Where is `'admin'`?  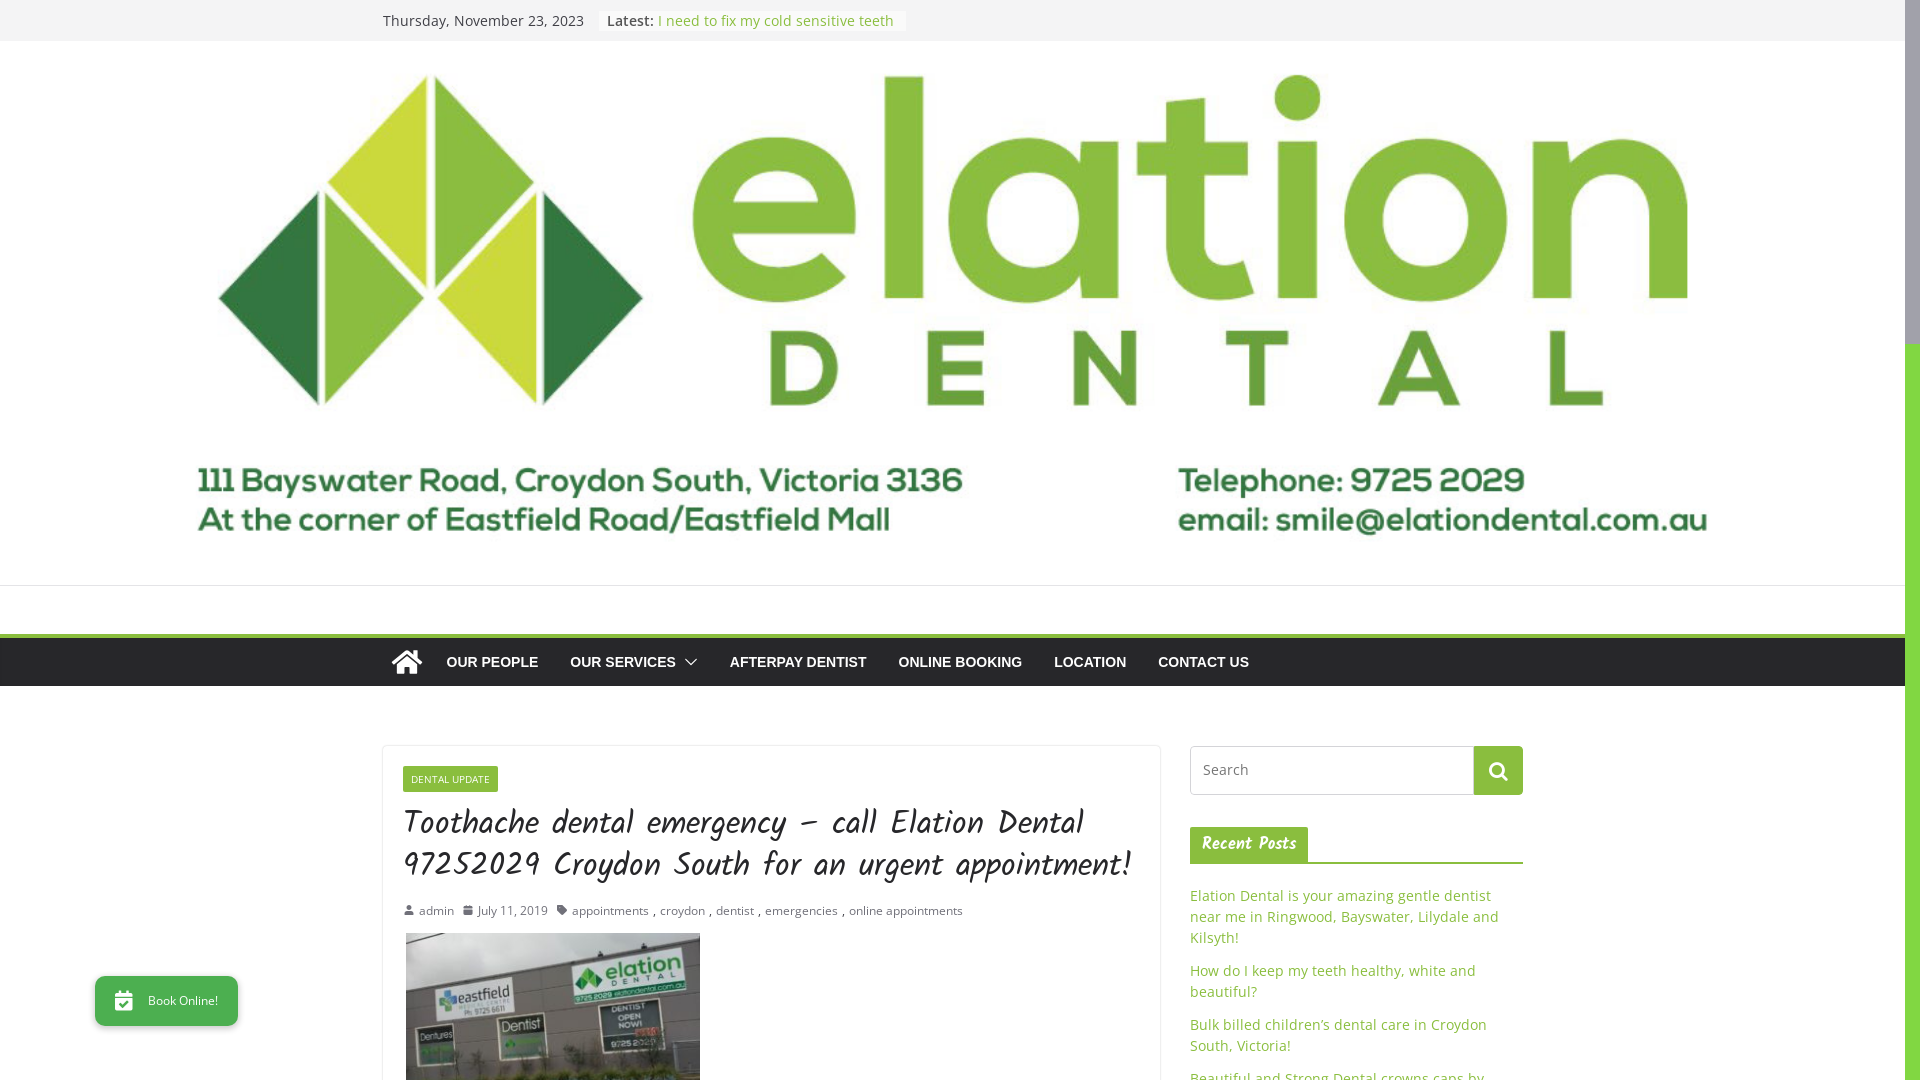 'admin' is located at coordinates (434, 910).